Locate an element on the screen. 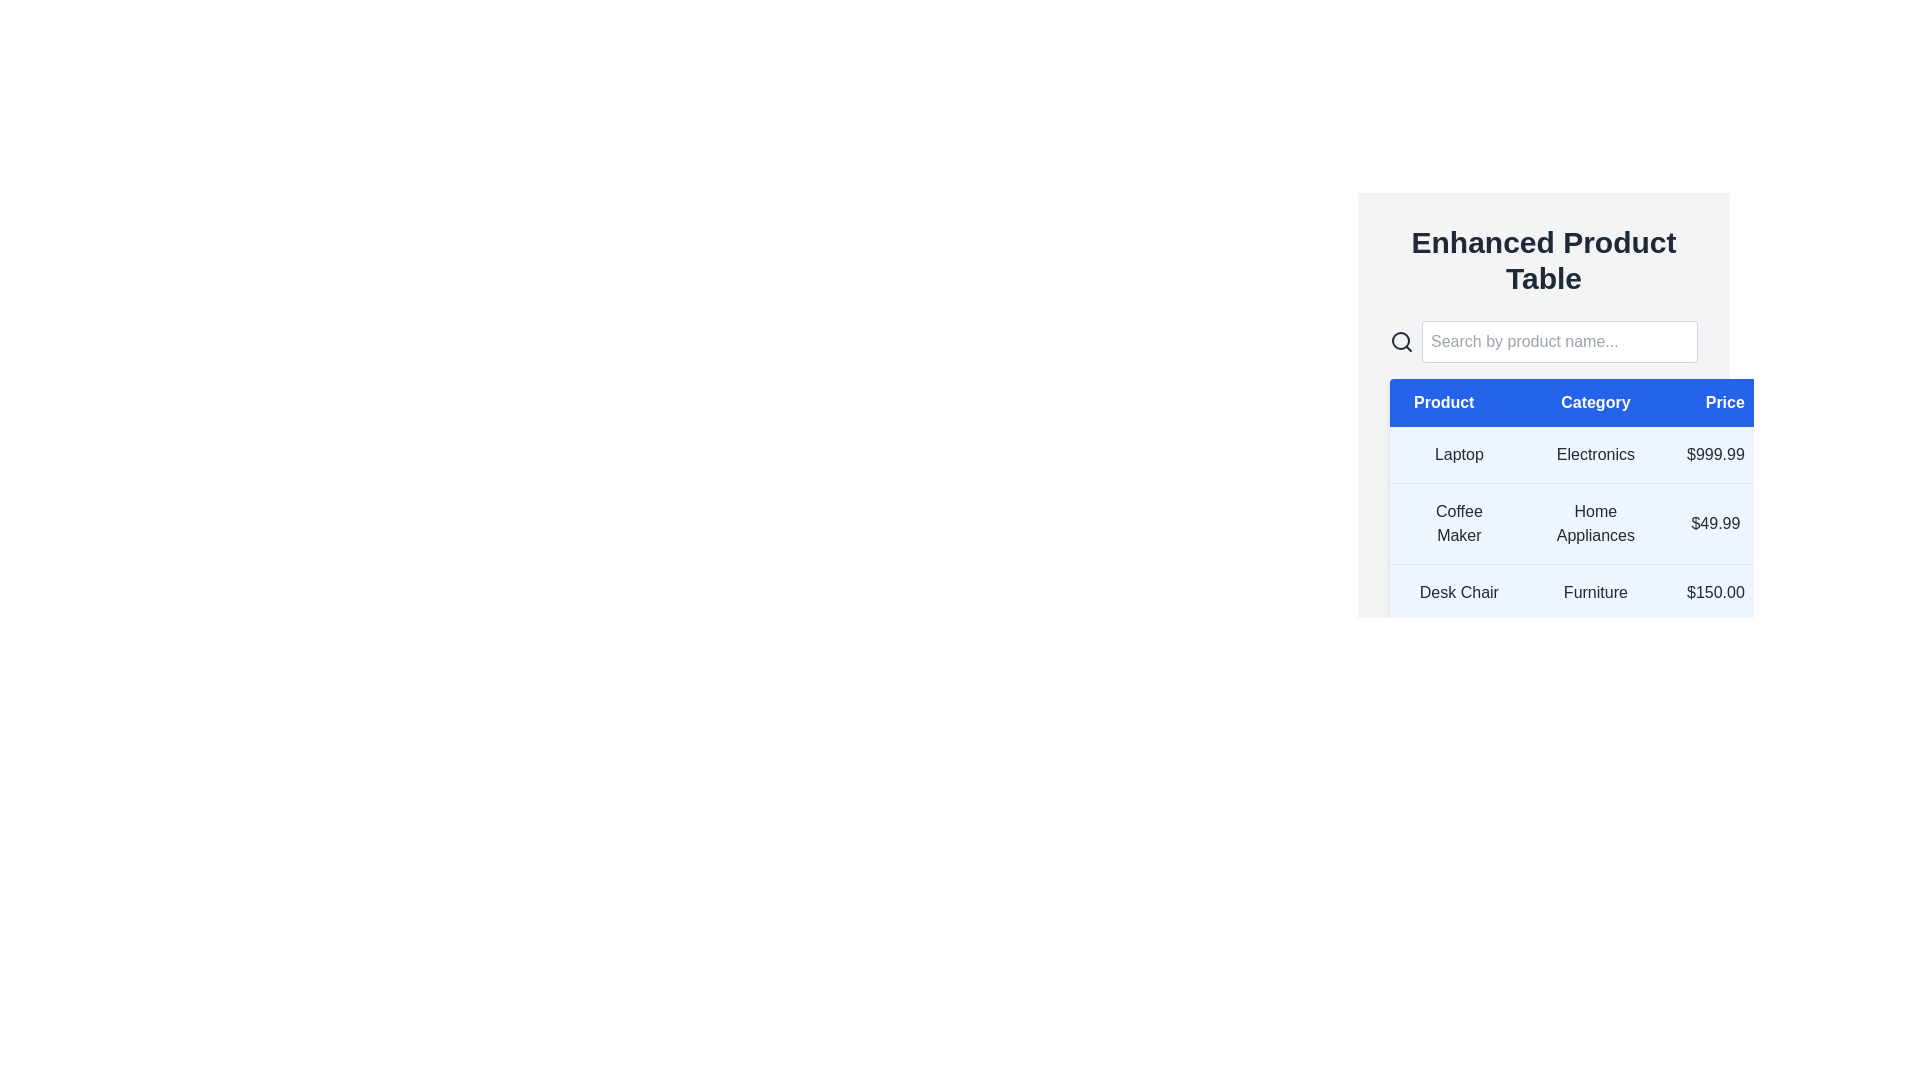 Image resolution: width=1920 pixels, height=1080 pixels. the 'Category' table column header, which is styled with bold, centered white text on a blue background and is positioned between 'Product' and 'Price' is located at coordinates (1594, 402).